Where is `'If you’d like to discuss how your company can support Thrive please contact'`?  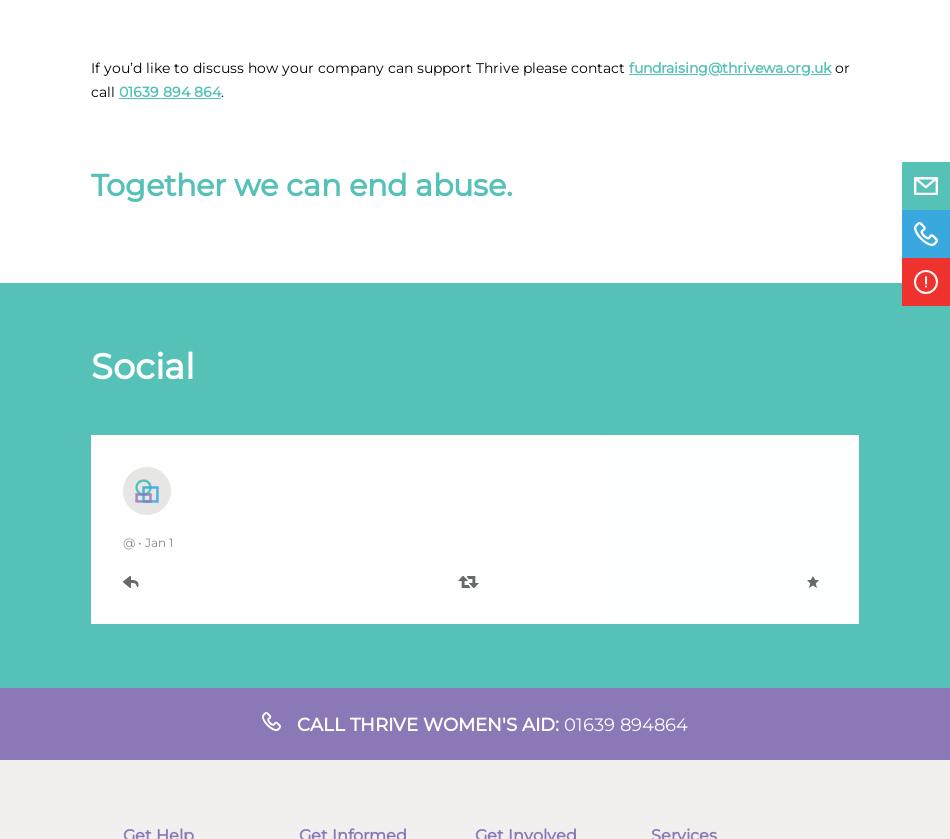 'If you’d like to discuss how your company can support Thrive please contact' is located at coordinates (358, 67).